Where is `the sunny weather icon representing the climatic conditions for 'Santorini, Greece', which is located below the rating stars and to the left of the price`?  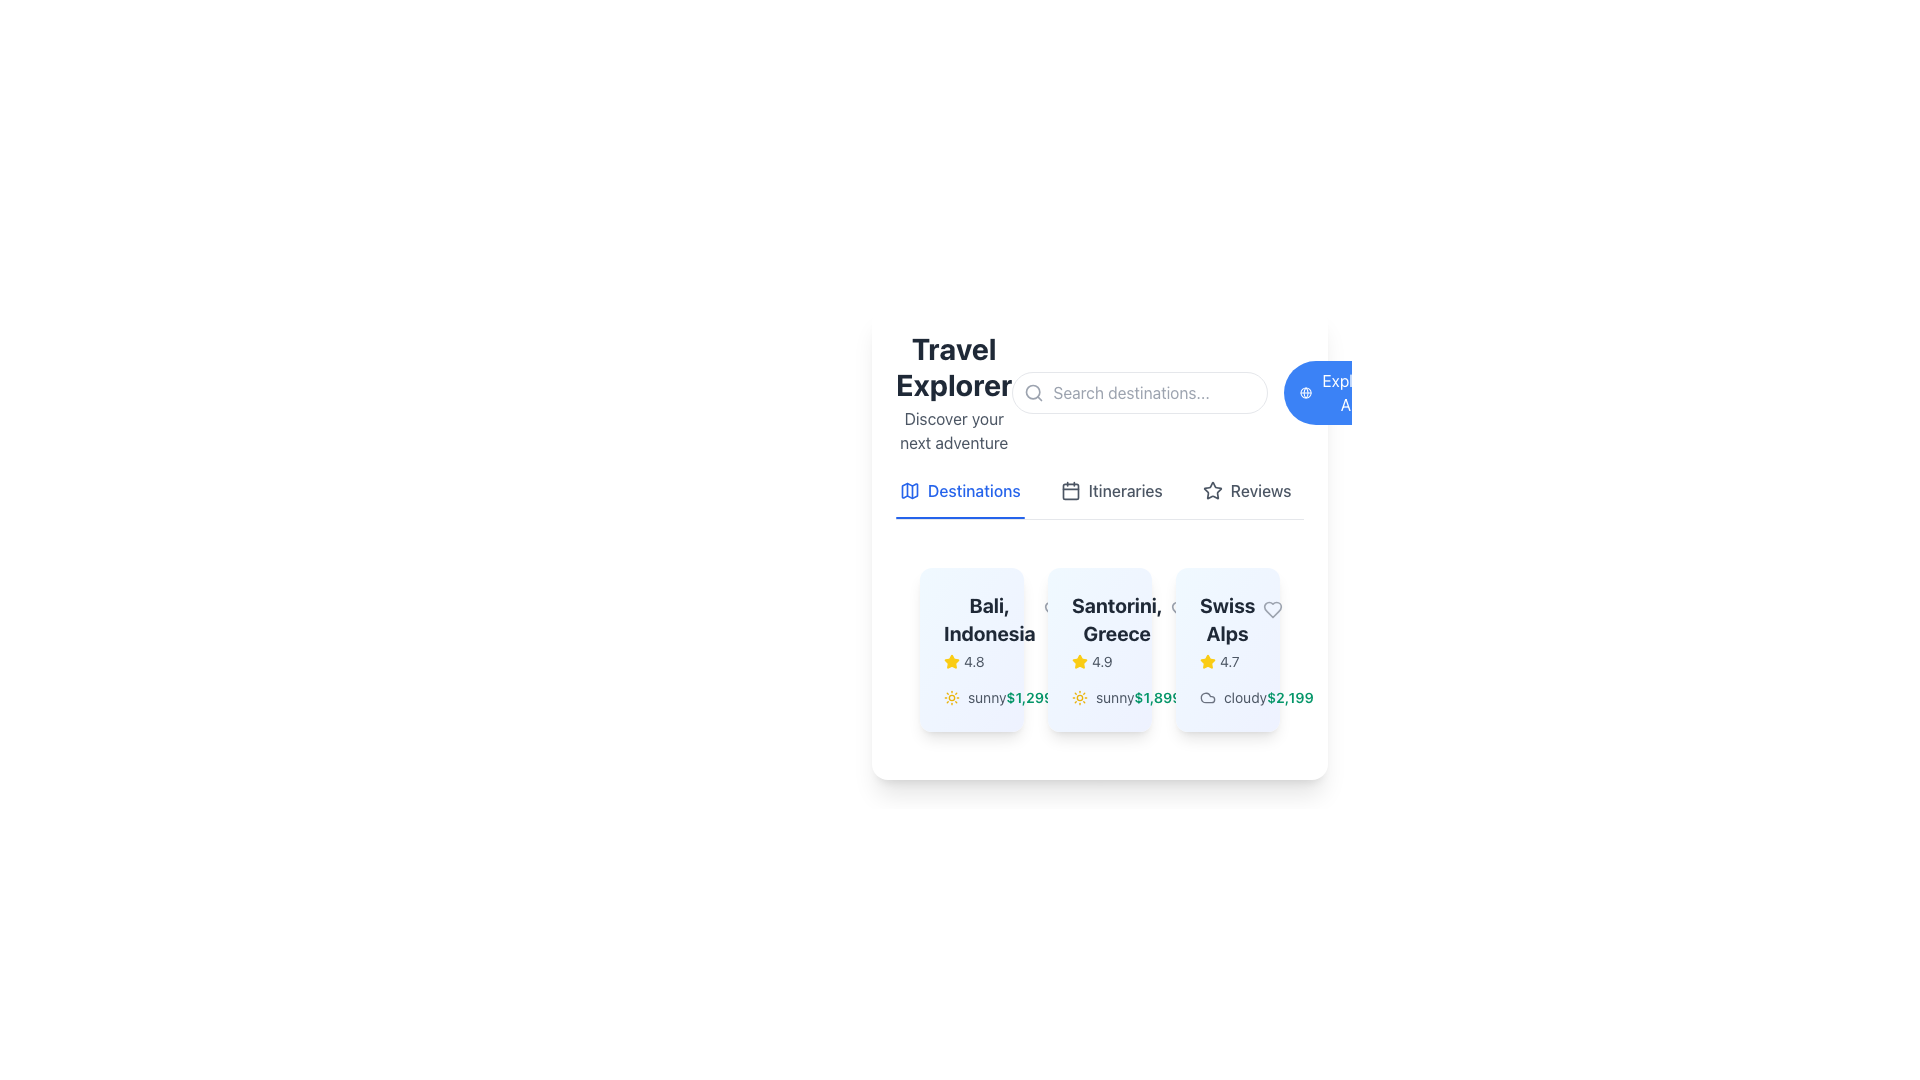 the sunny weather icon representing the climatic conditions for 'Santorini, Greece', which is located below the rating stars and to the left of the price is located at coordinates (1079, 697).